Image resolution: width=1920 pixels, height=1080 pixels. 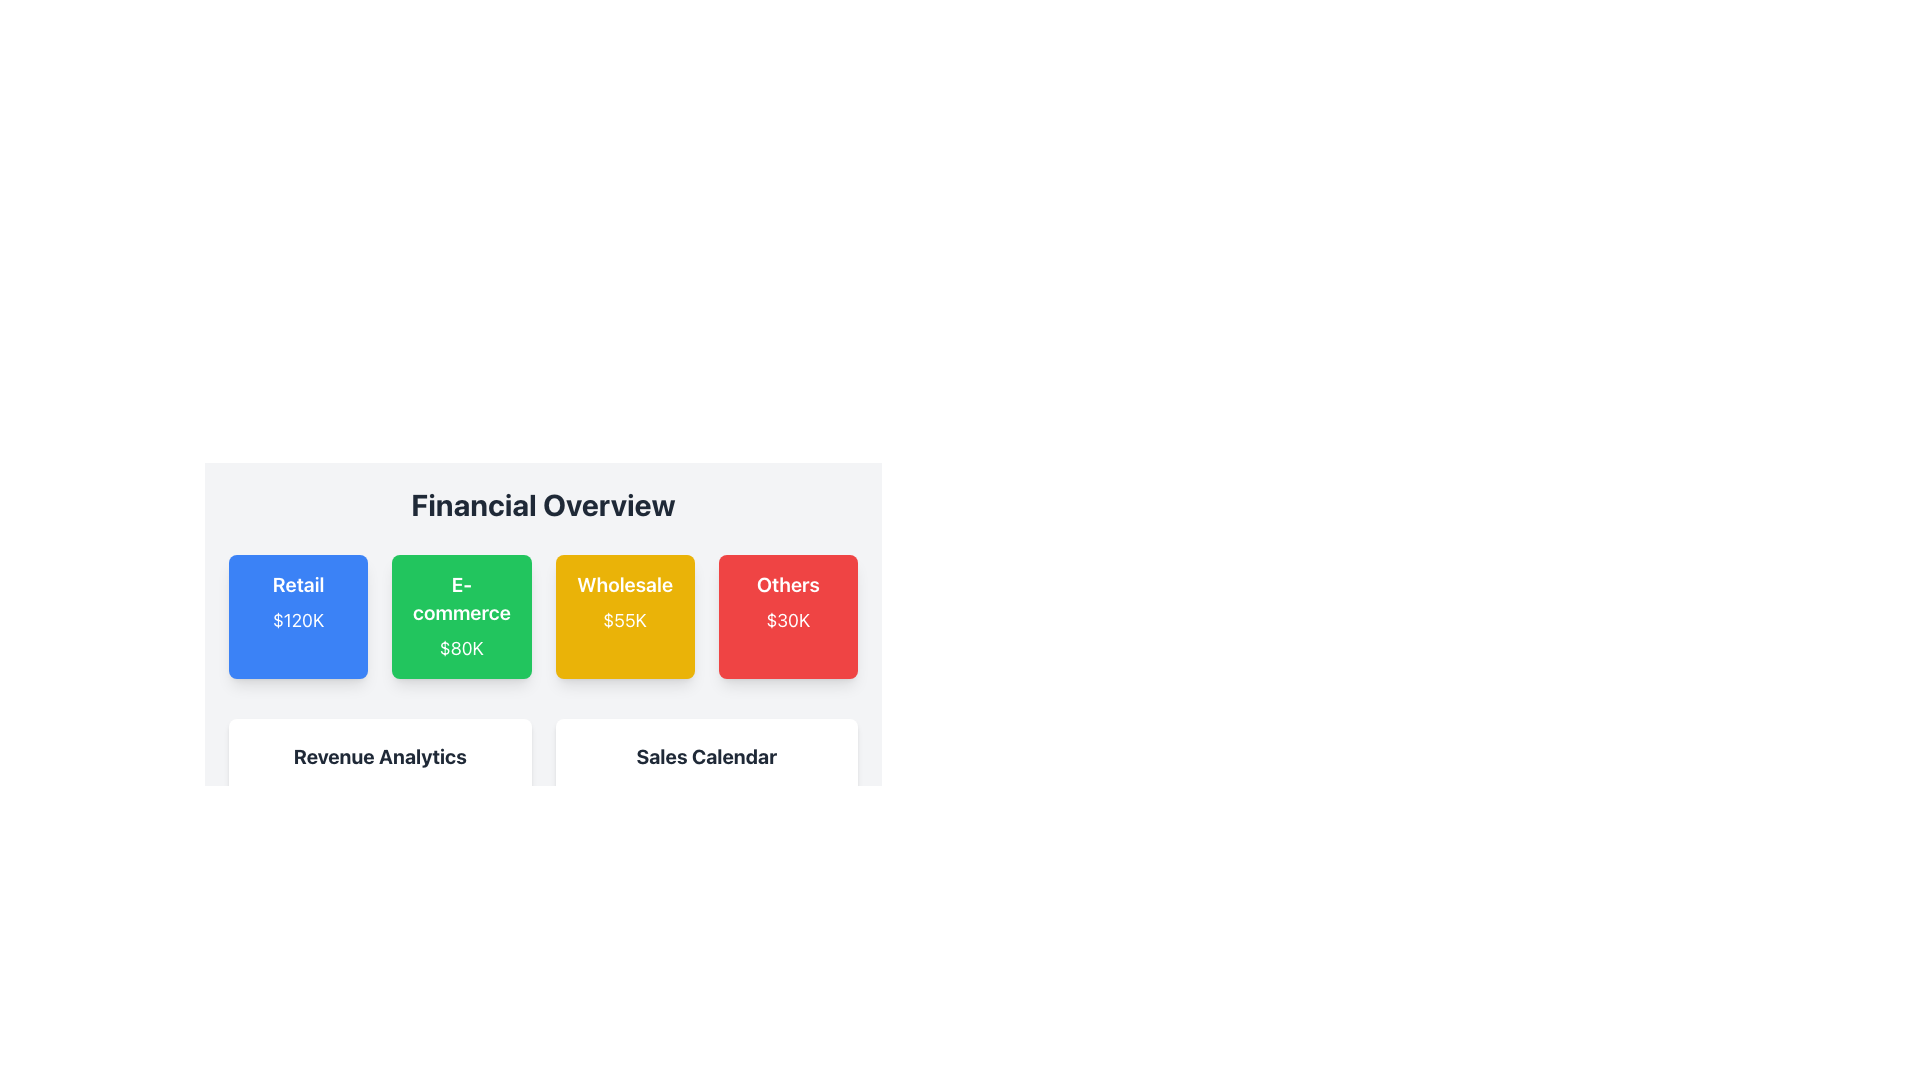 I want to click on the text 'Retail' which is styled in large, bold, white font on a blue rectangular background, located in the top-left section of the leftmost card in the 'Financial Overview' section, so click(x=297, y=585).